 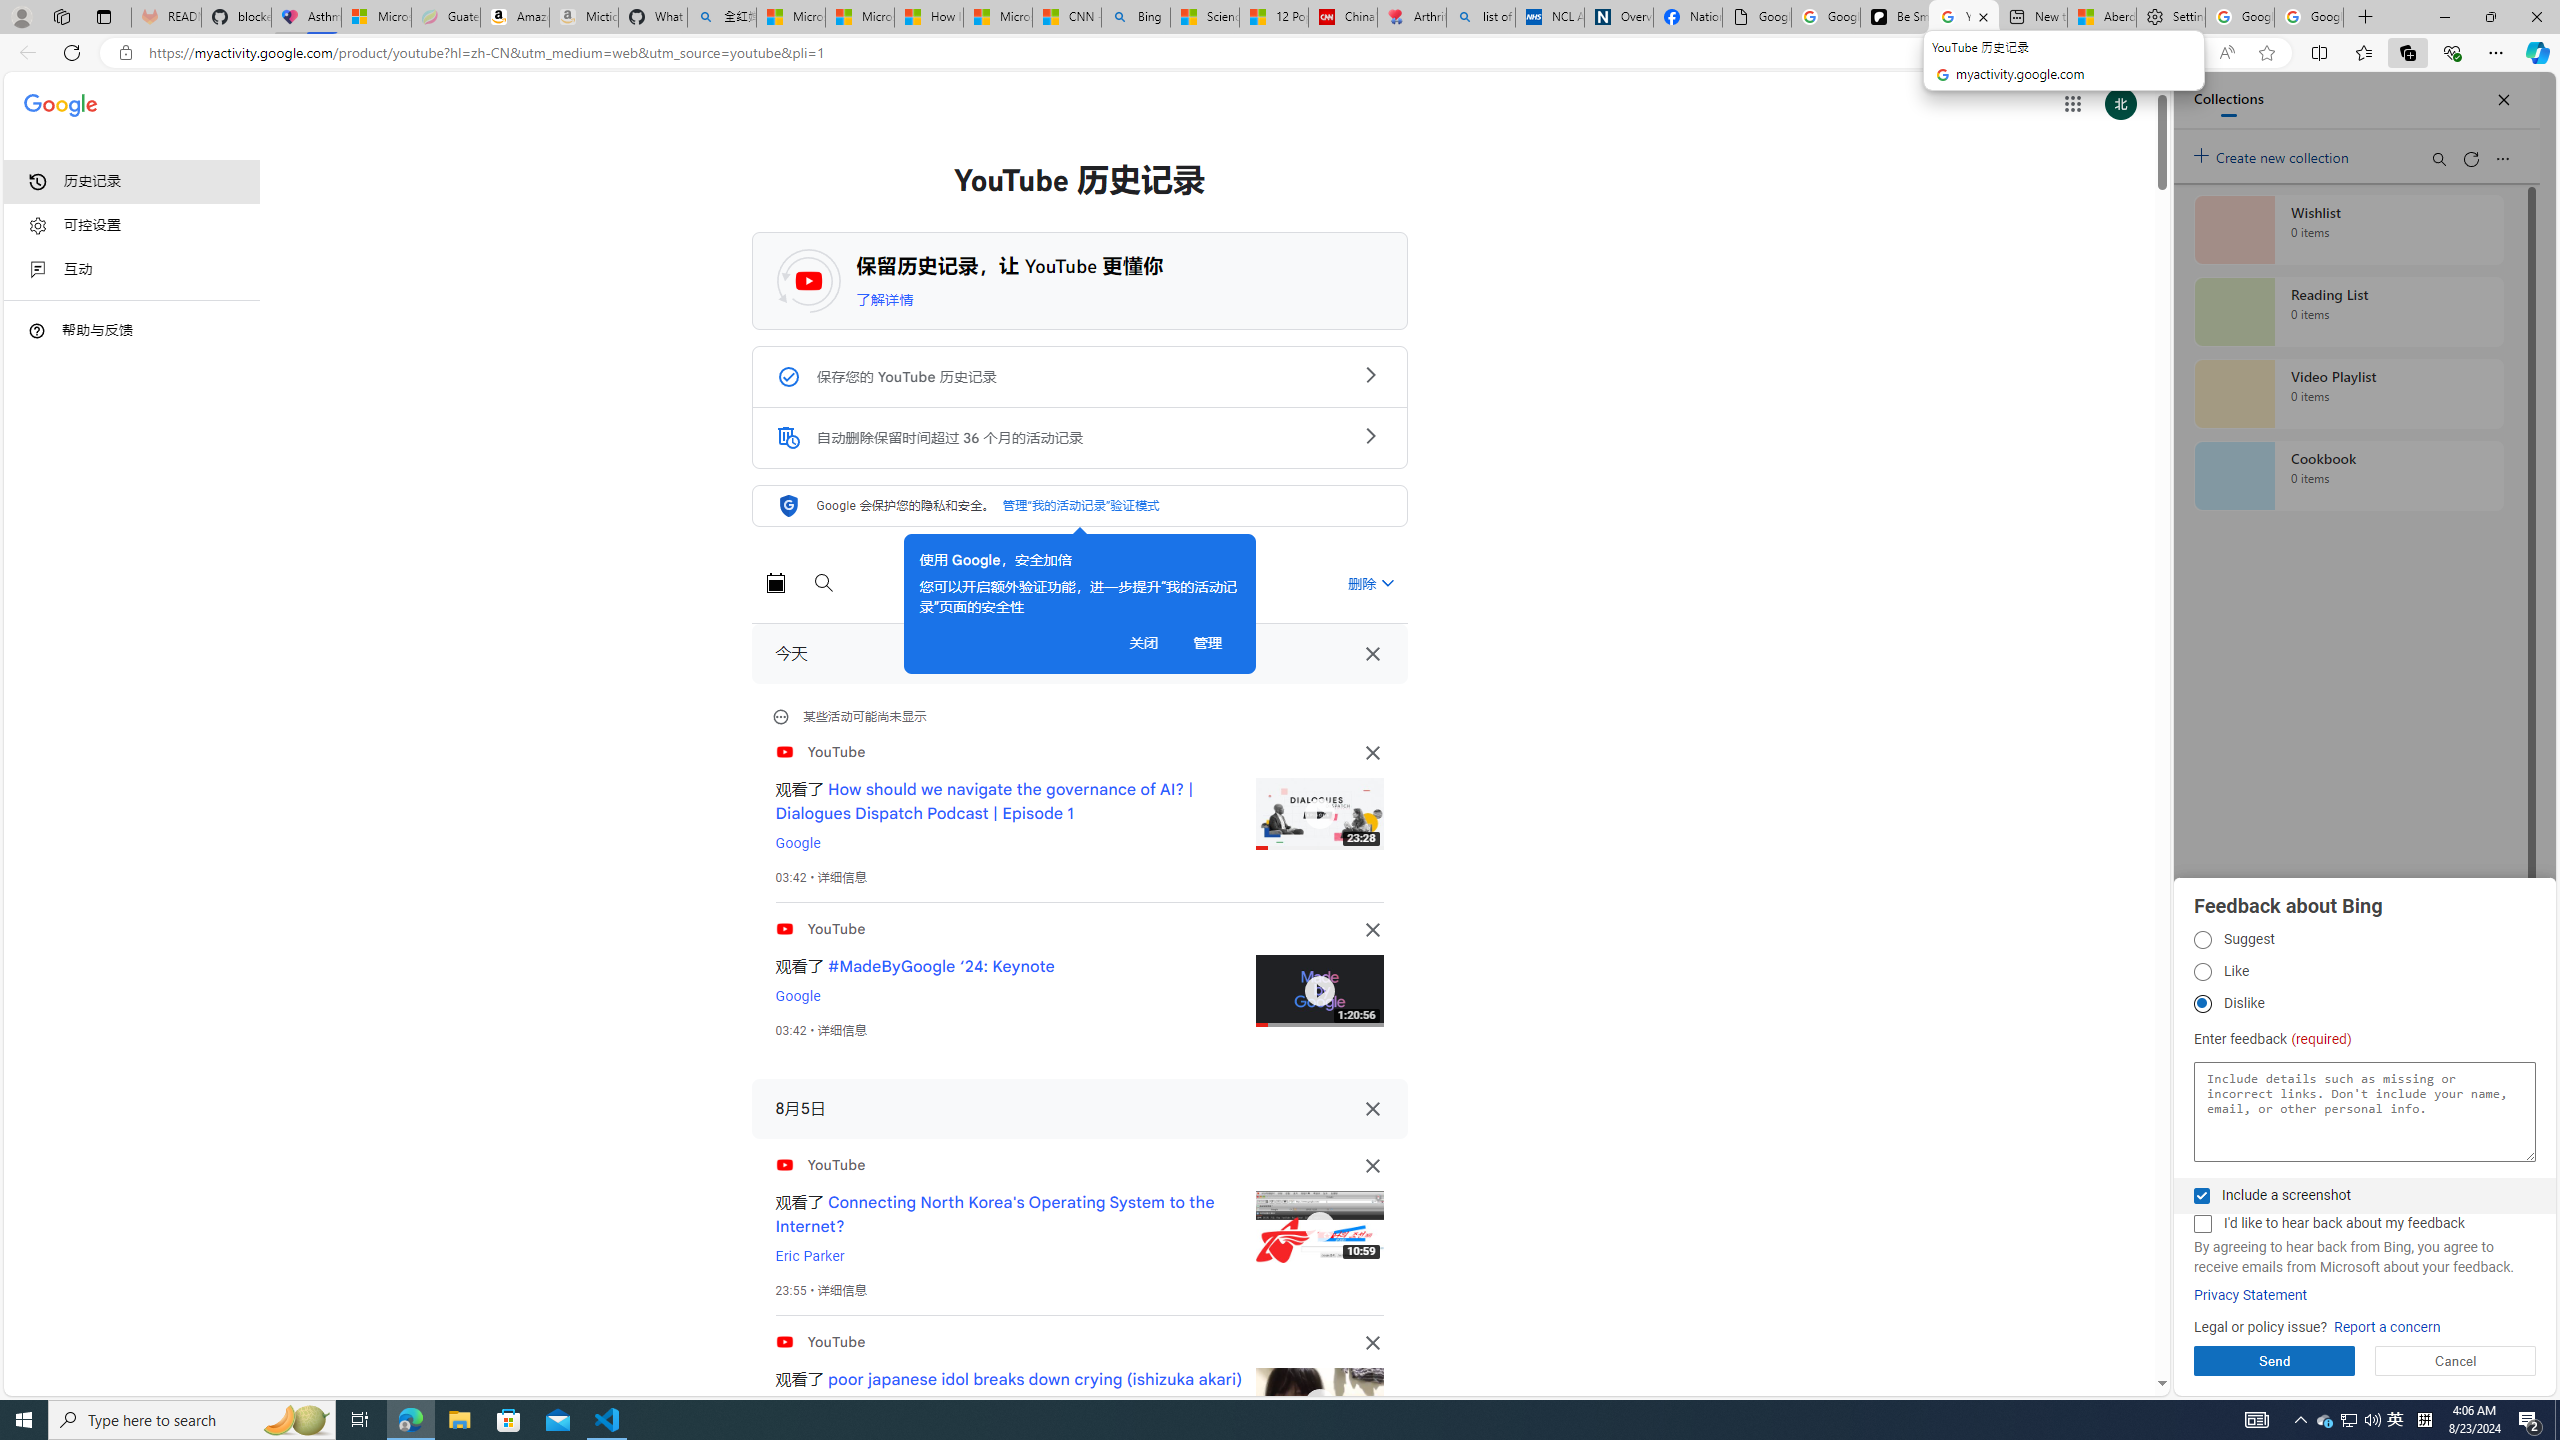 What do you see at coordinates (2100, 16) in the screenshot?
I see `'Aberdeen, Hong Kong SAR hourly forecast | Microsoft Weather'` at bounding box center [2100, 16].